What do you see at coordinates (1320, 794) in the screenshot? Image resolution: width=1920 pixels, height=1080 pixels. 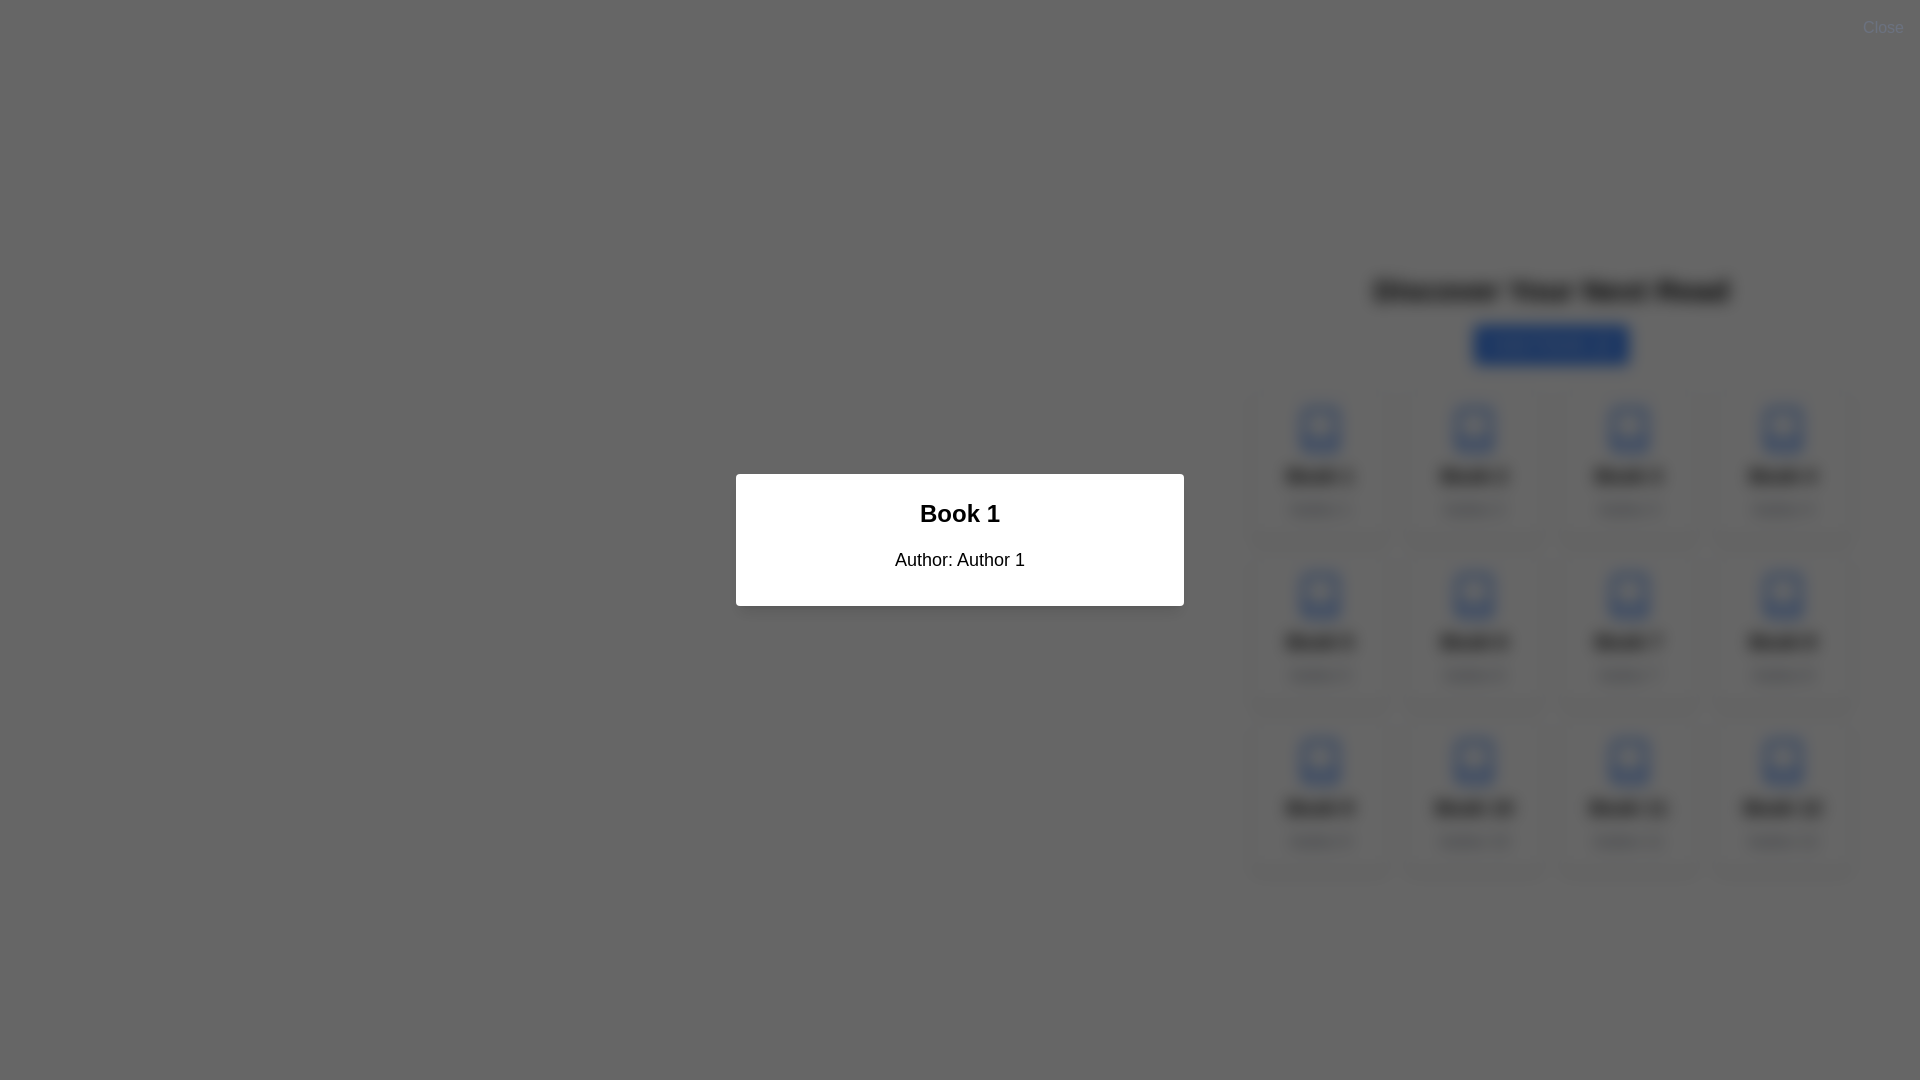 I see `the card labeled 'Book 9' and 'Author 9'` at bounding box center [1320, 794].